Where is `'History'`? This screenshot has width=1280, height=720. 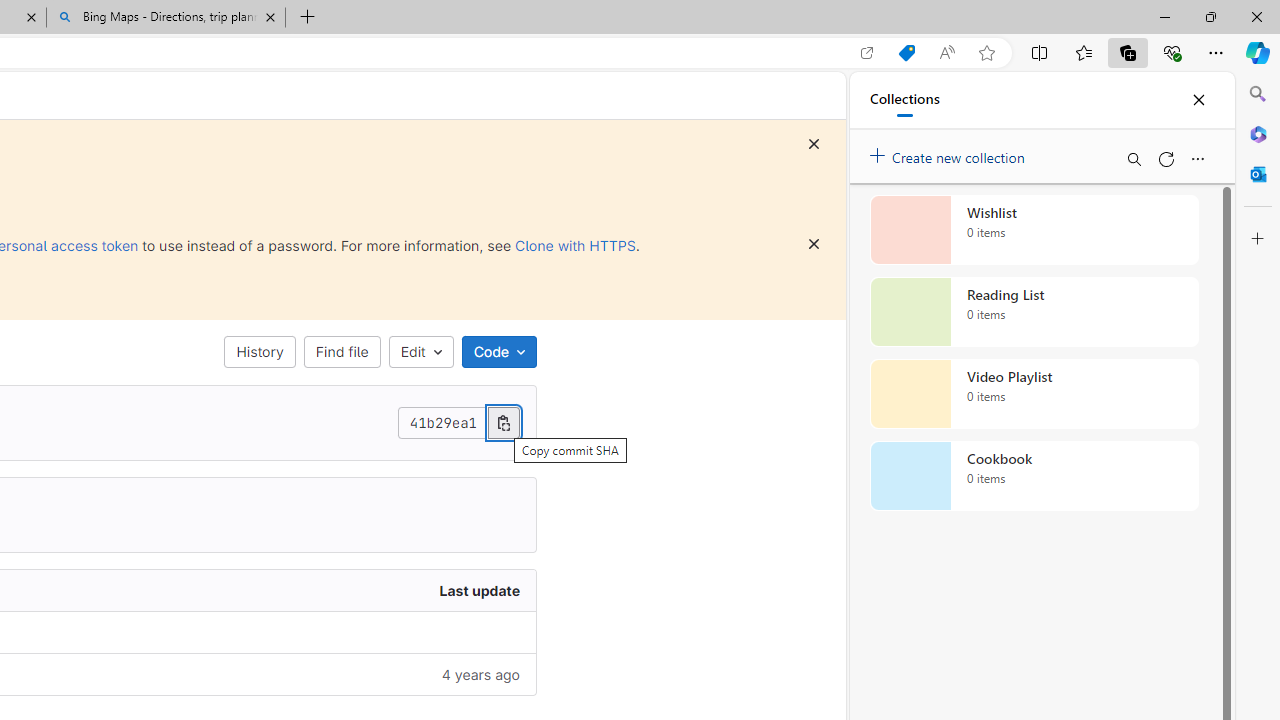 'History' is located at coordinates (258, 351).